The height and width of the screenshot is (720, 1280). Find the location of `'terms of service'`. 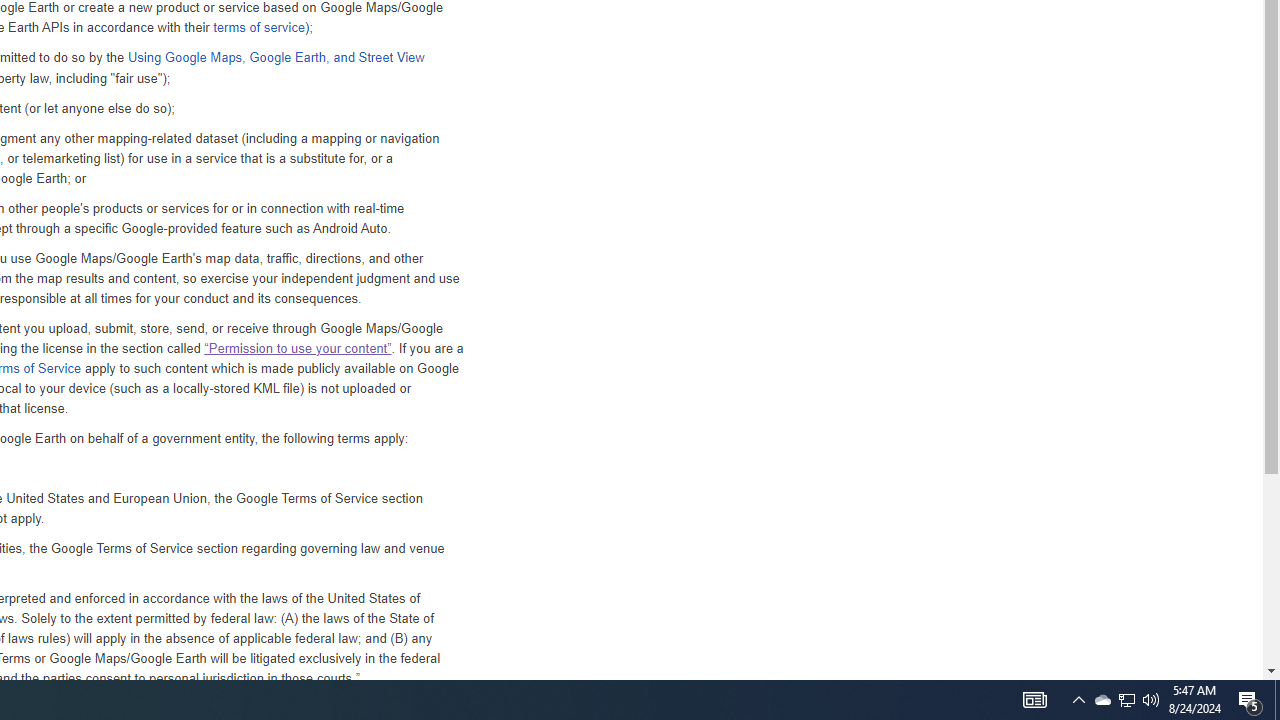

'terms of service' is located at coordinates (257, 28).